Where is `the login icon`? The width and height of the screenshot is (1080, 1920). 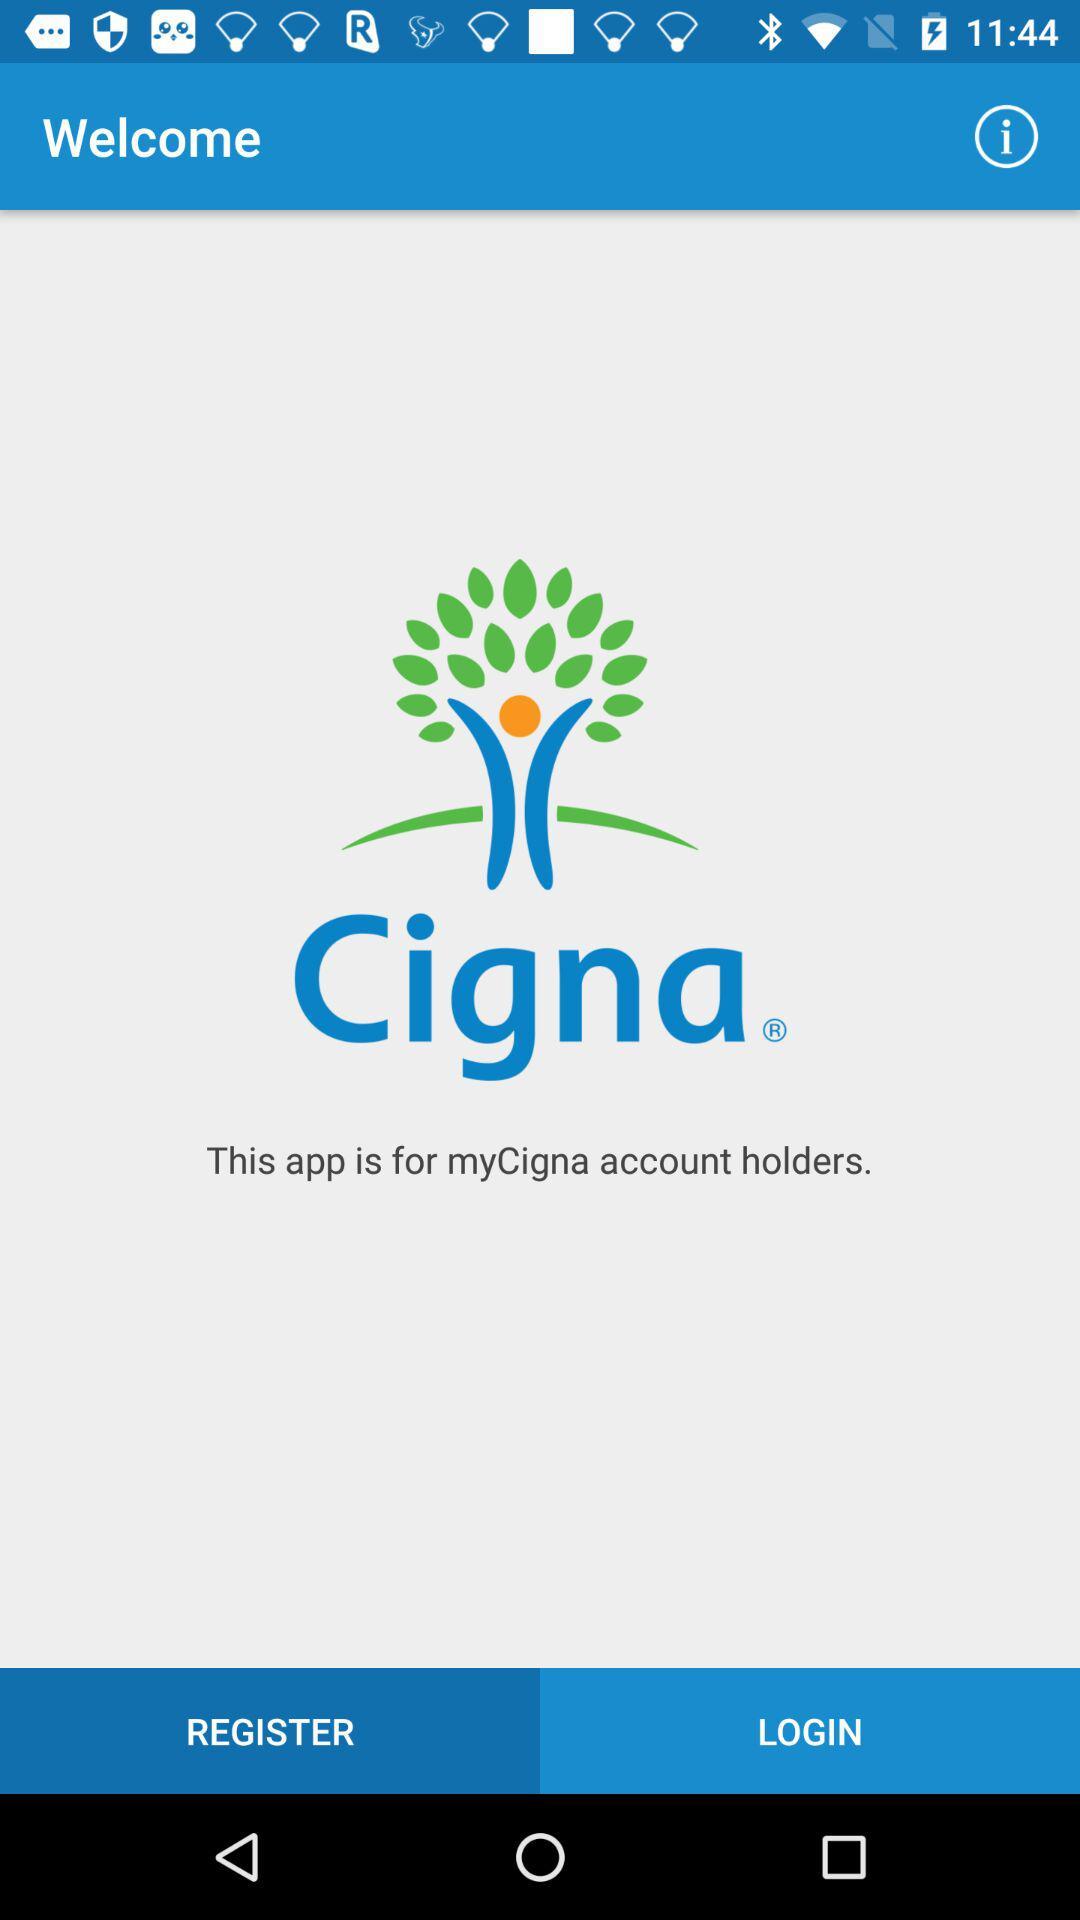
the login icon is located at coordinates (810, 1730).